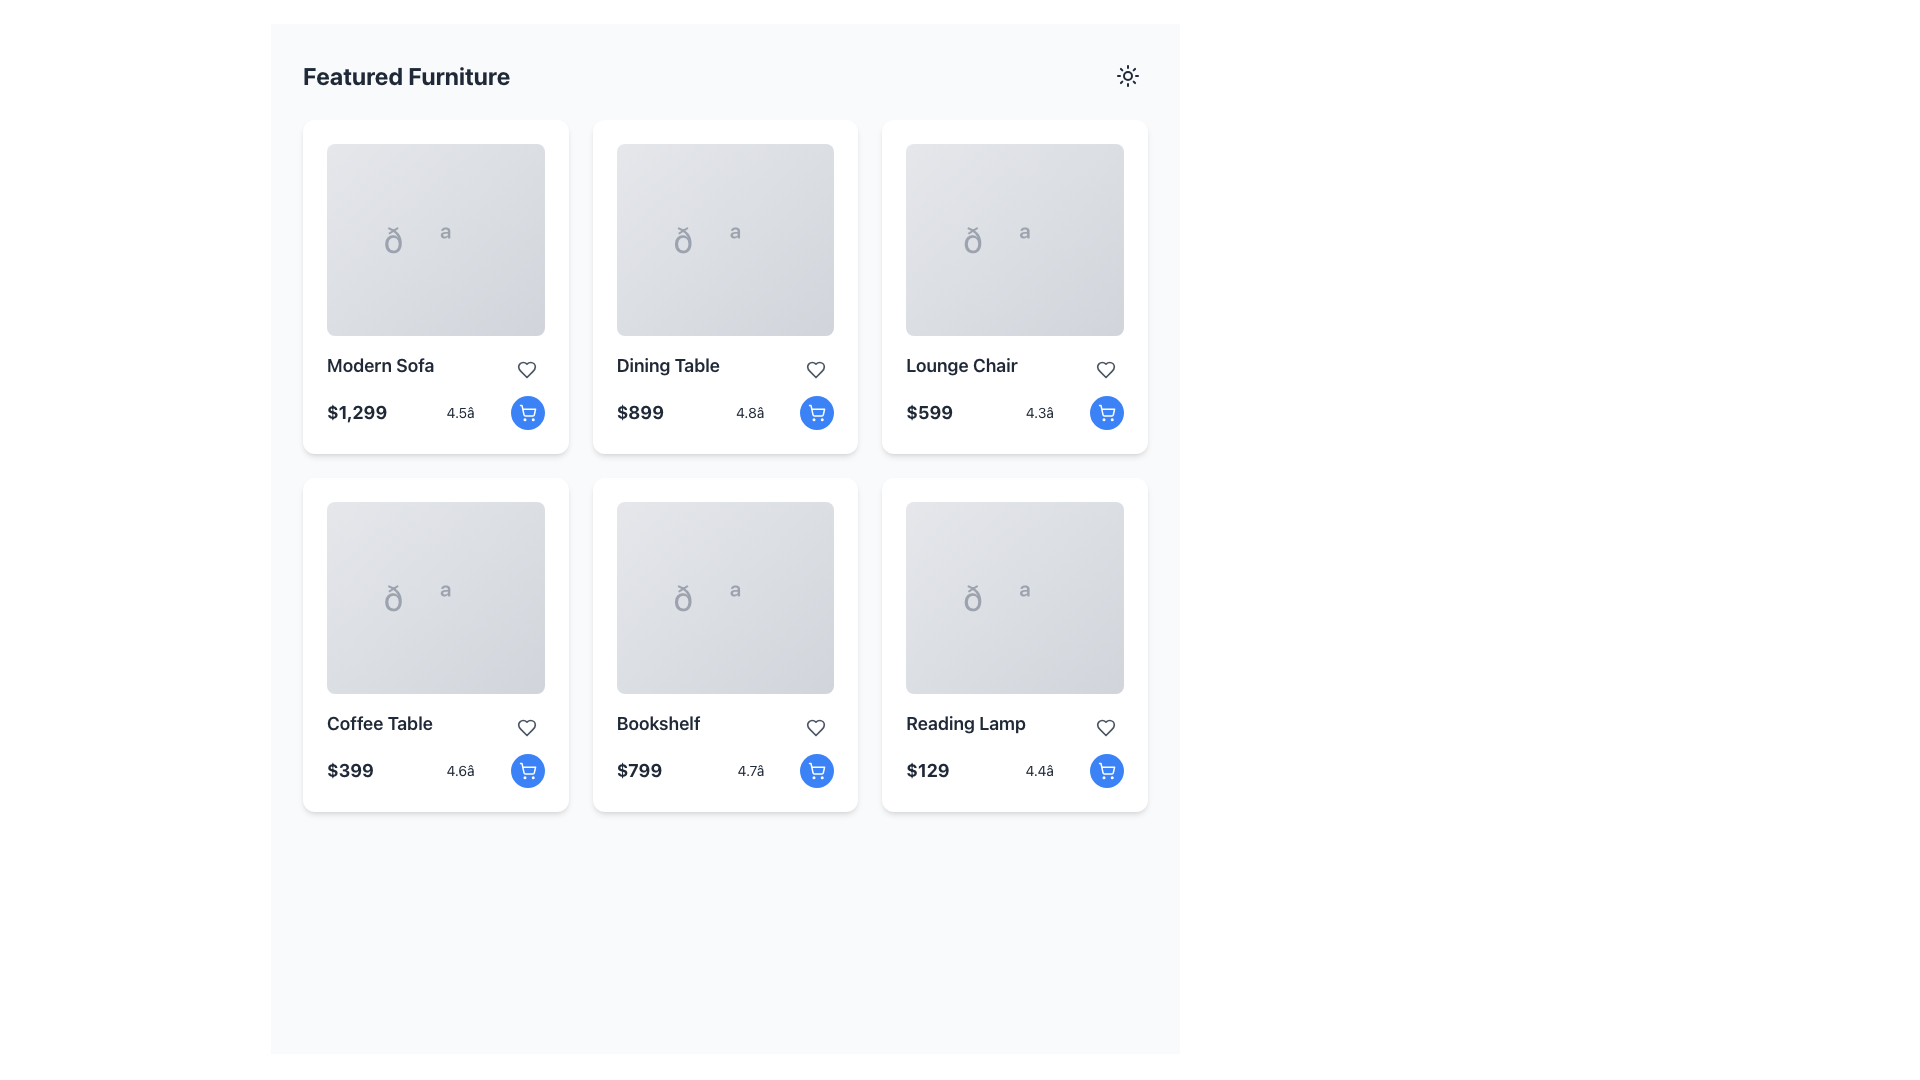 This screenshot has height=1080, width=1920. What do you see at coordinates (1106, 411) in the screenshot?
I see `the circular blue button with a white shopping cart icon located in the lower-right corner of the 'Lounge Chair' card` at bounding box center [1106, 411].